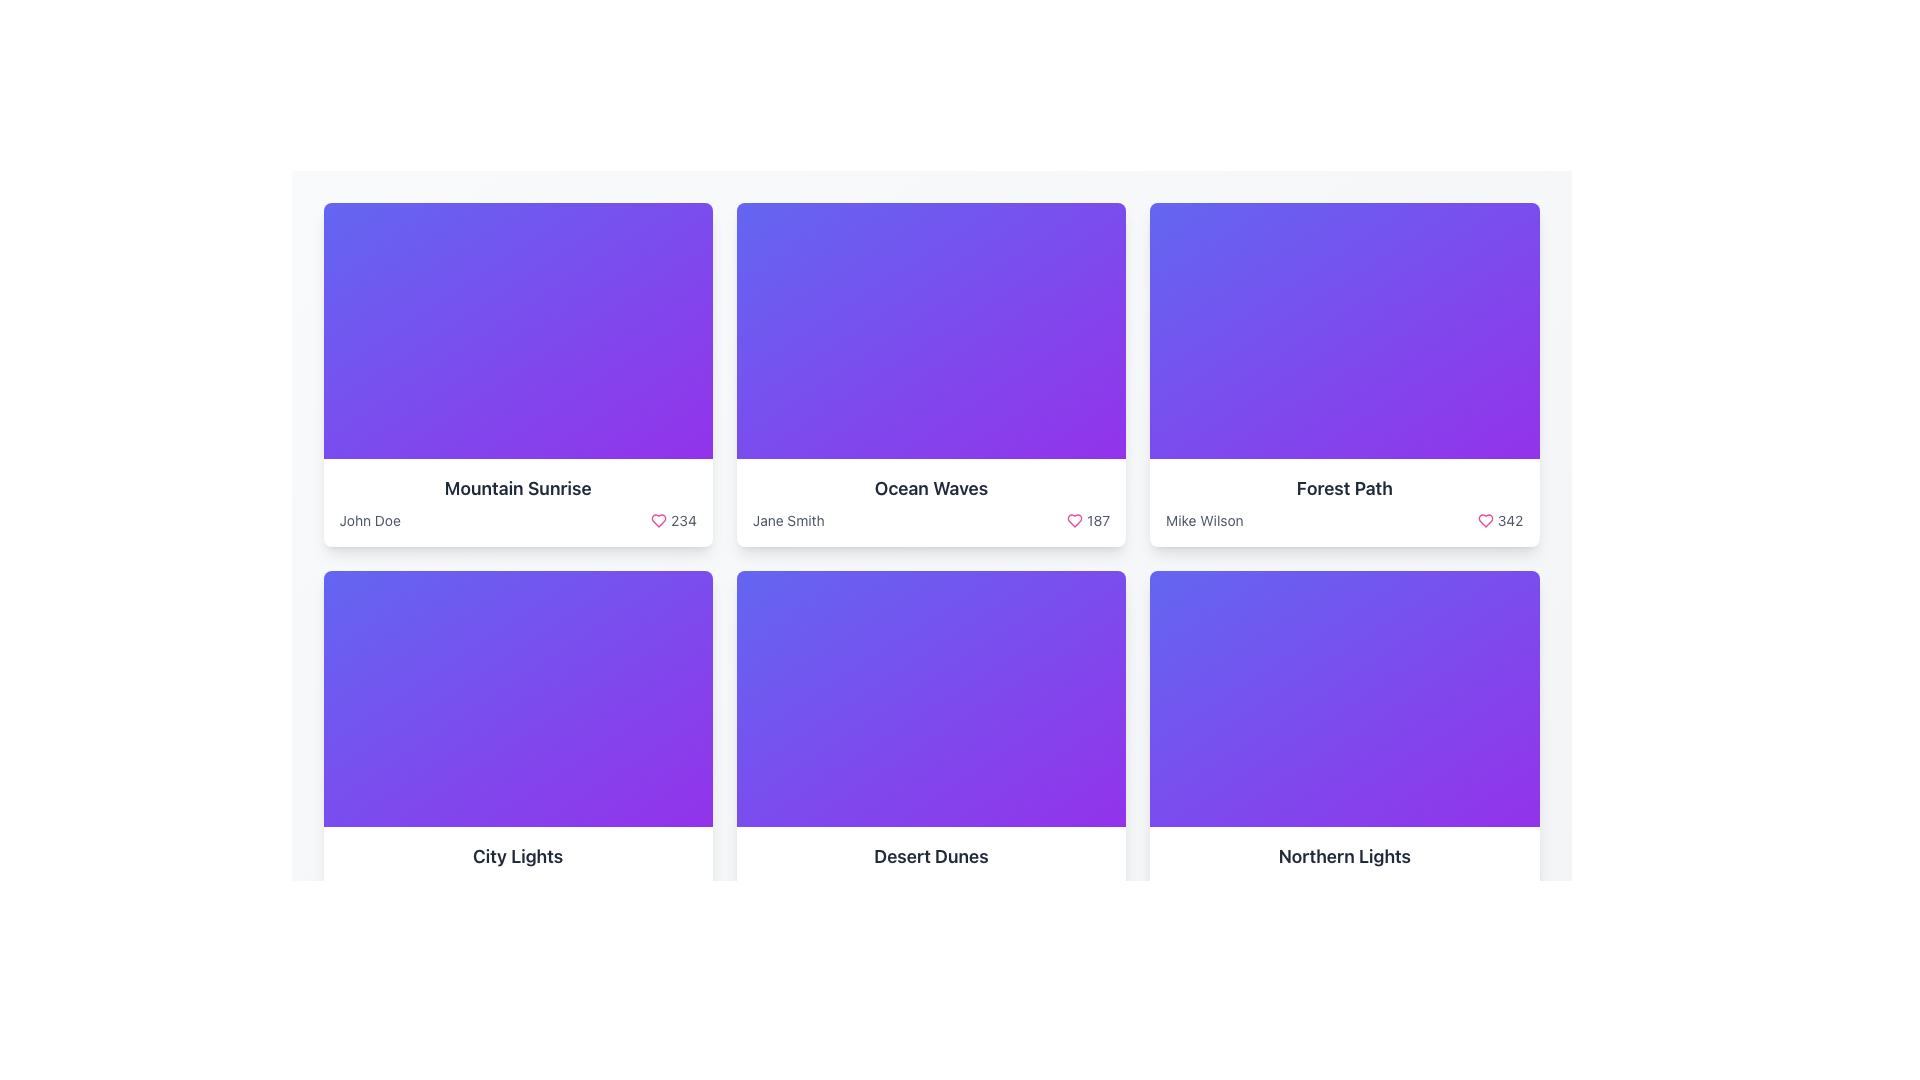 The width and height of the screenshot is (1920, 1080). I want to click on the gradient box styled with a purple to indigo color transition, which is located in the card labeled 'Mountain Sunrise' in the top-left corner of the grid layout, so click(518, 330).